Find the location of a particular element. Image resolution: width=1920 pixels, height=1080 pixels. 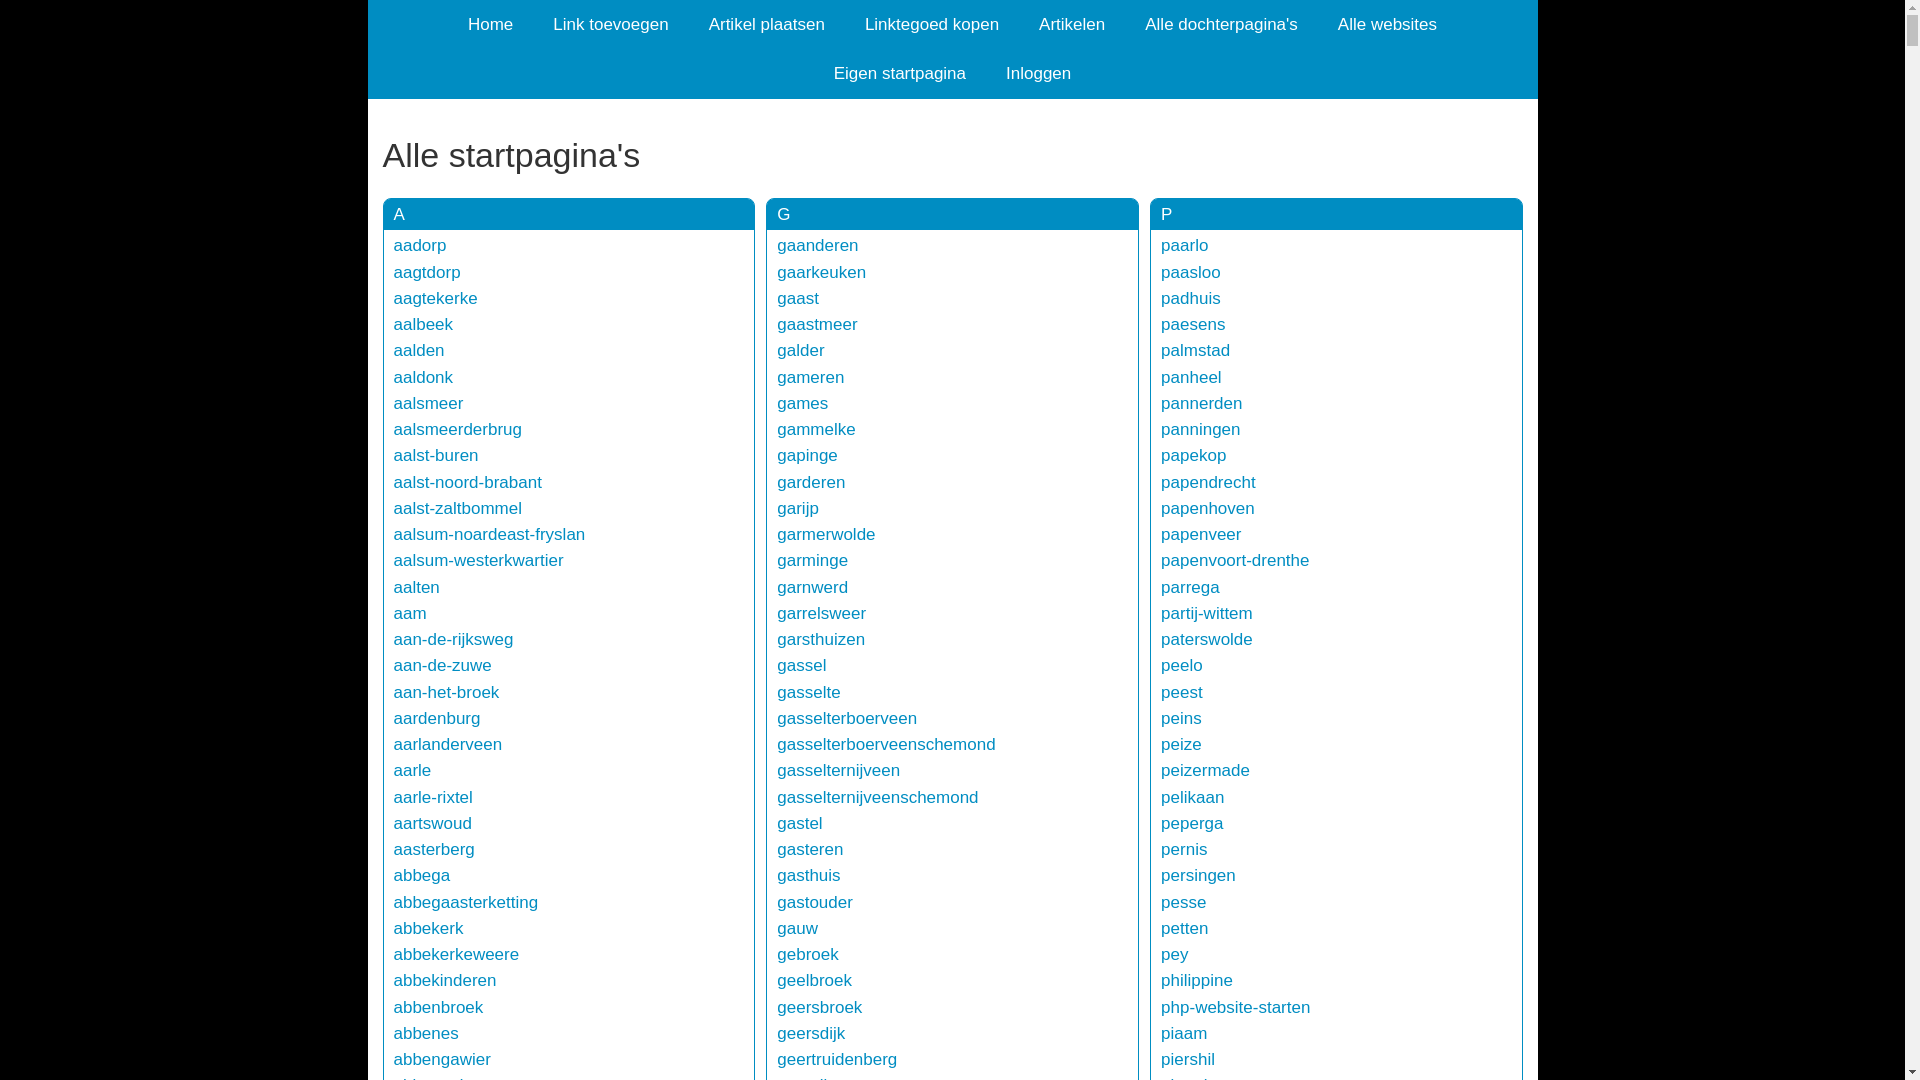

'aam' is located at coordinates (409, 612).